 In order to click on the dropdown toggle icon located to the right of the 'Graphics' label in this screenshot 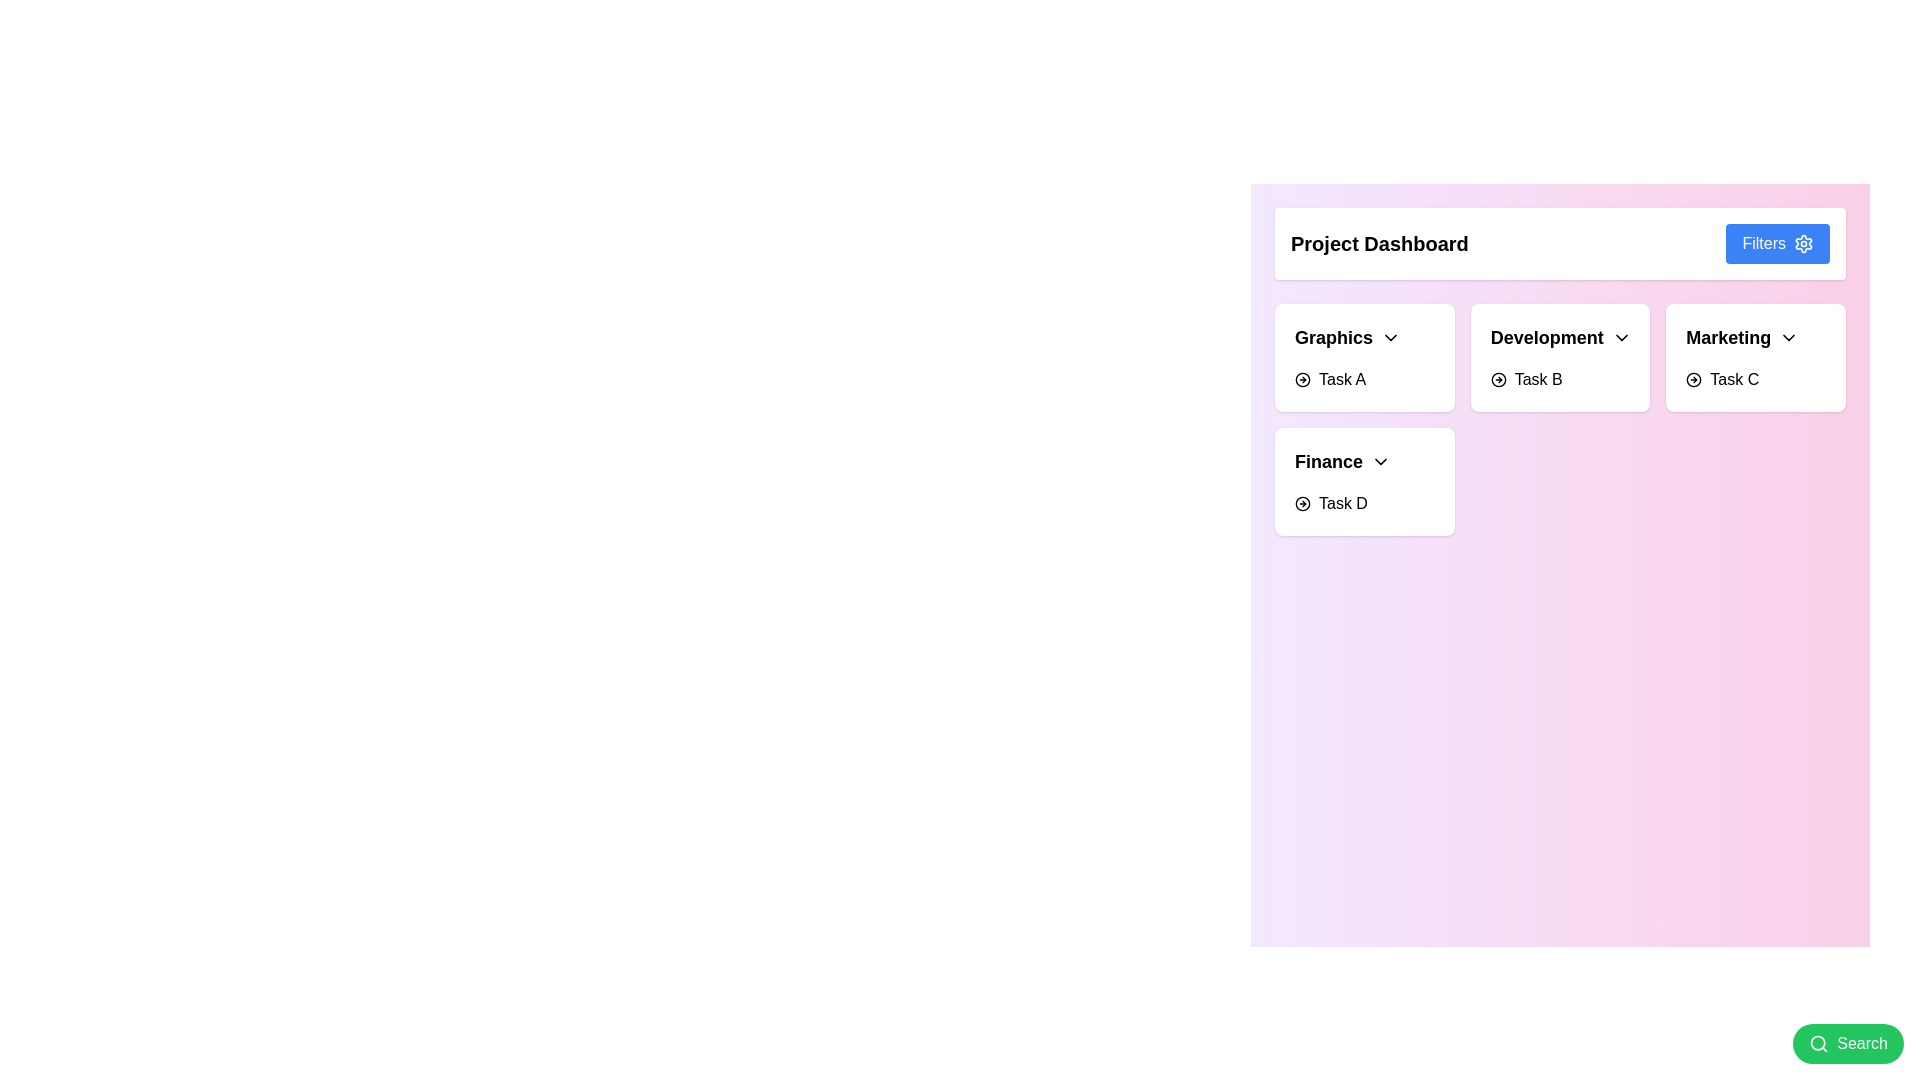, I will do `click(1390, 337)`.